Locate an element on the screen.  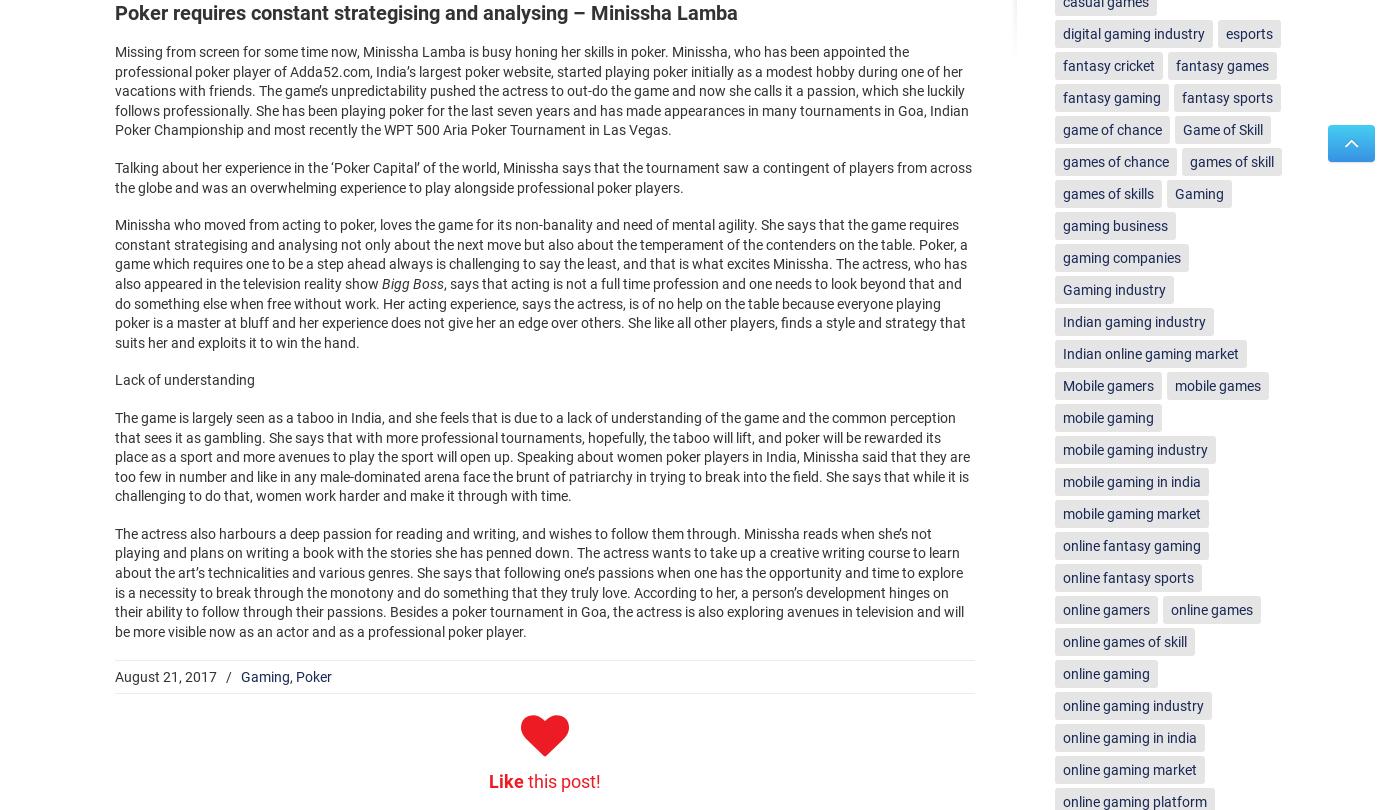
'Like' is located at coordinates (489, 780).